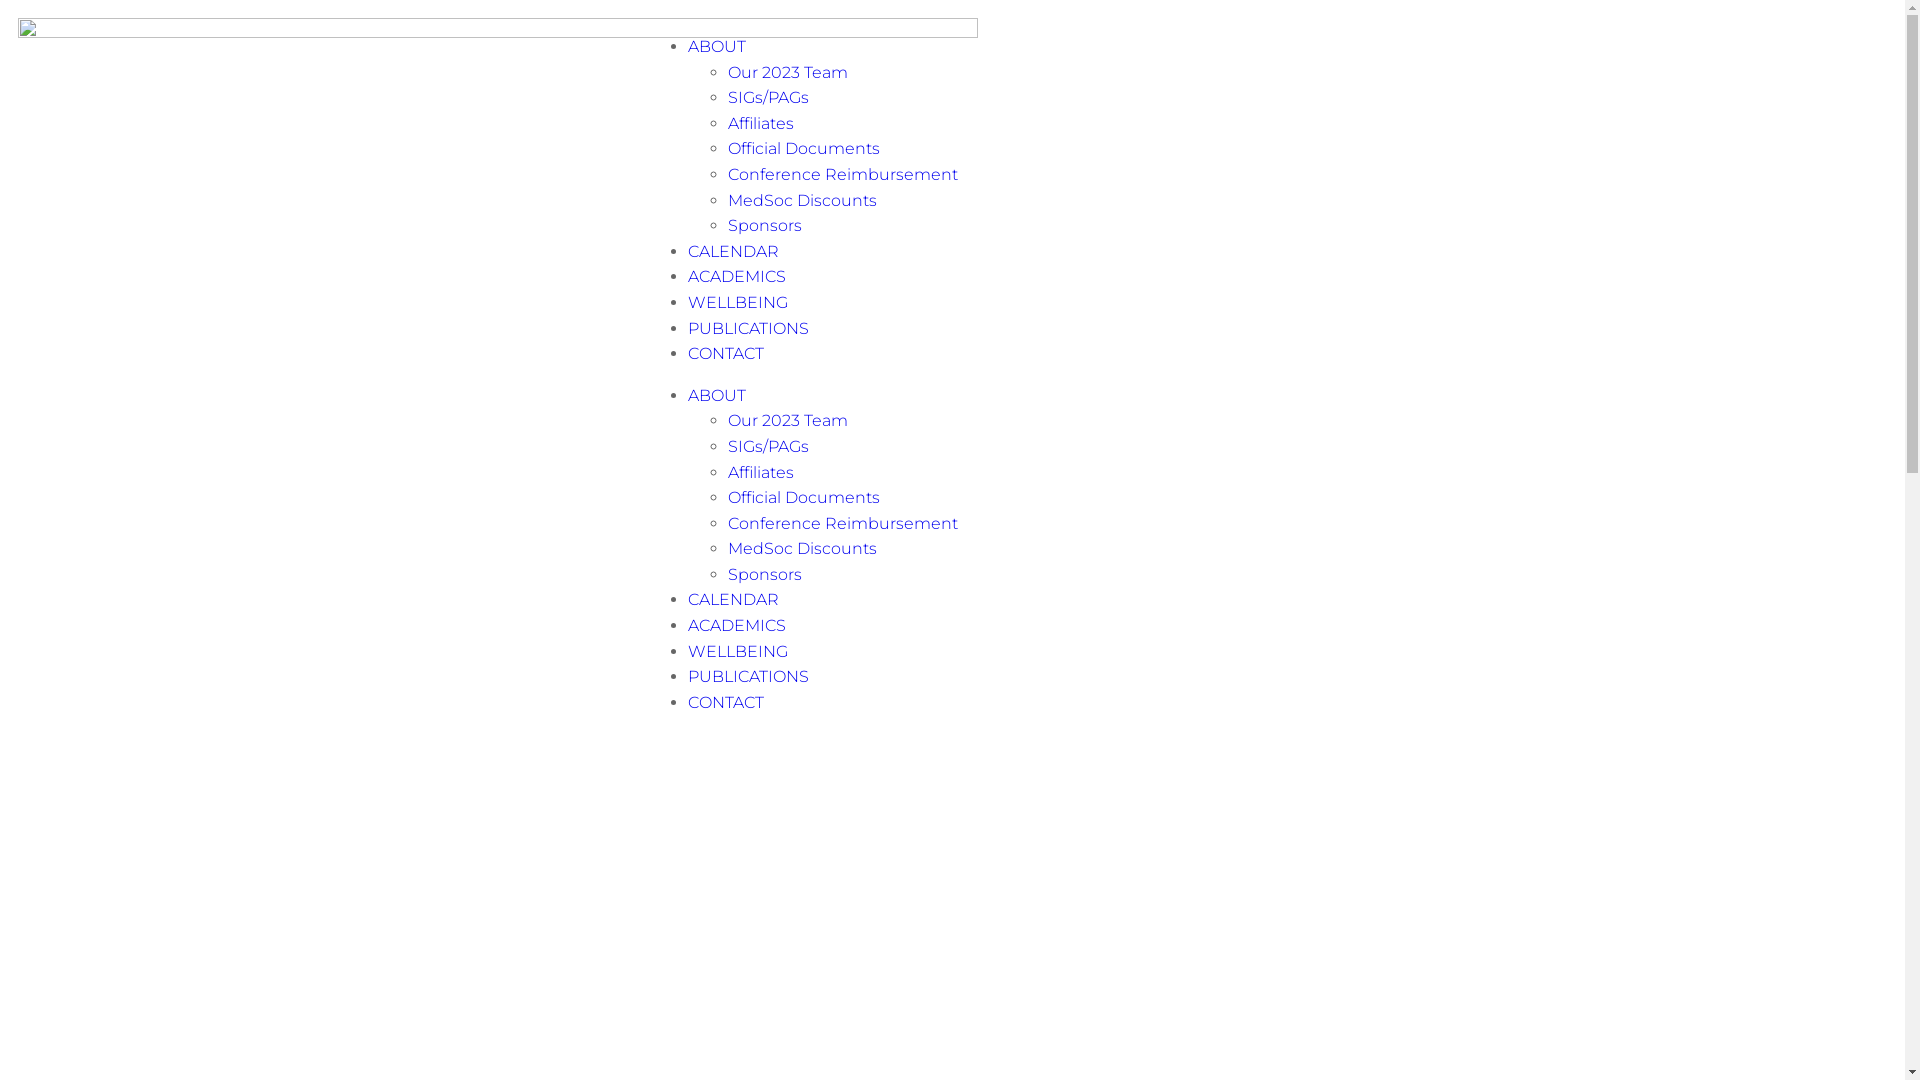 The image size is (1920, 1080). I want to click on 'WELLBEING', so click(687, 651).